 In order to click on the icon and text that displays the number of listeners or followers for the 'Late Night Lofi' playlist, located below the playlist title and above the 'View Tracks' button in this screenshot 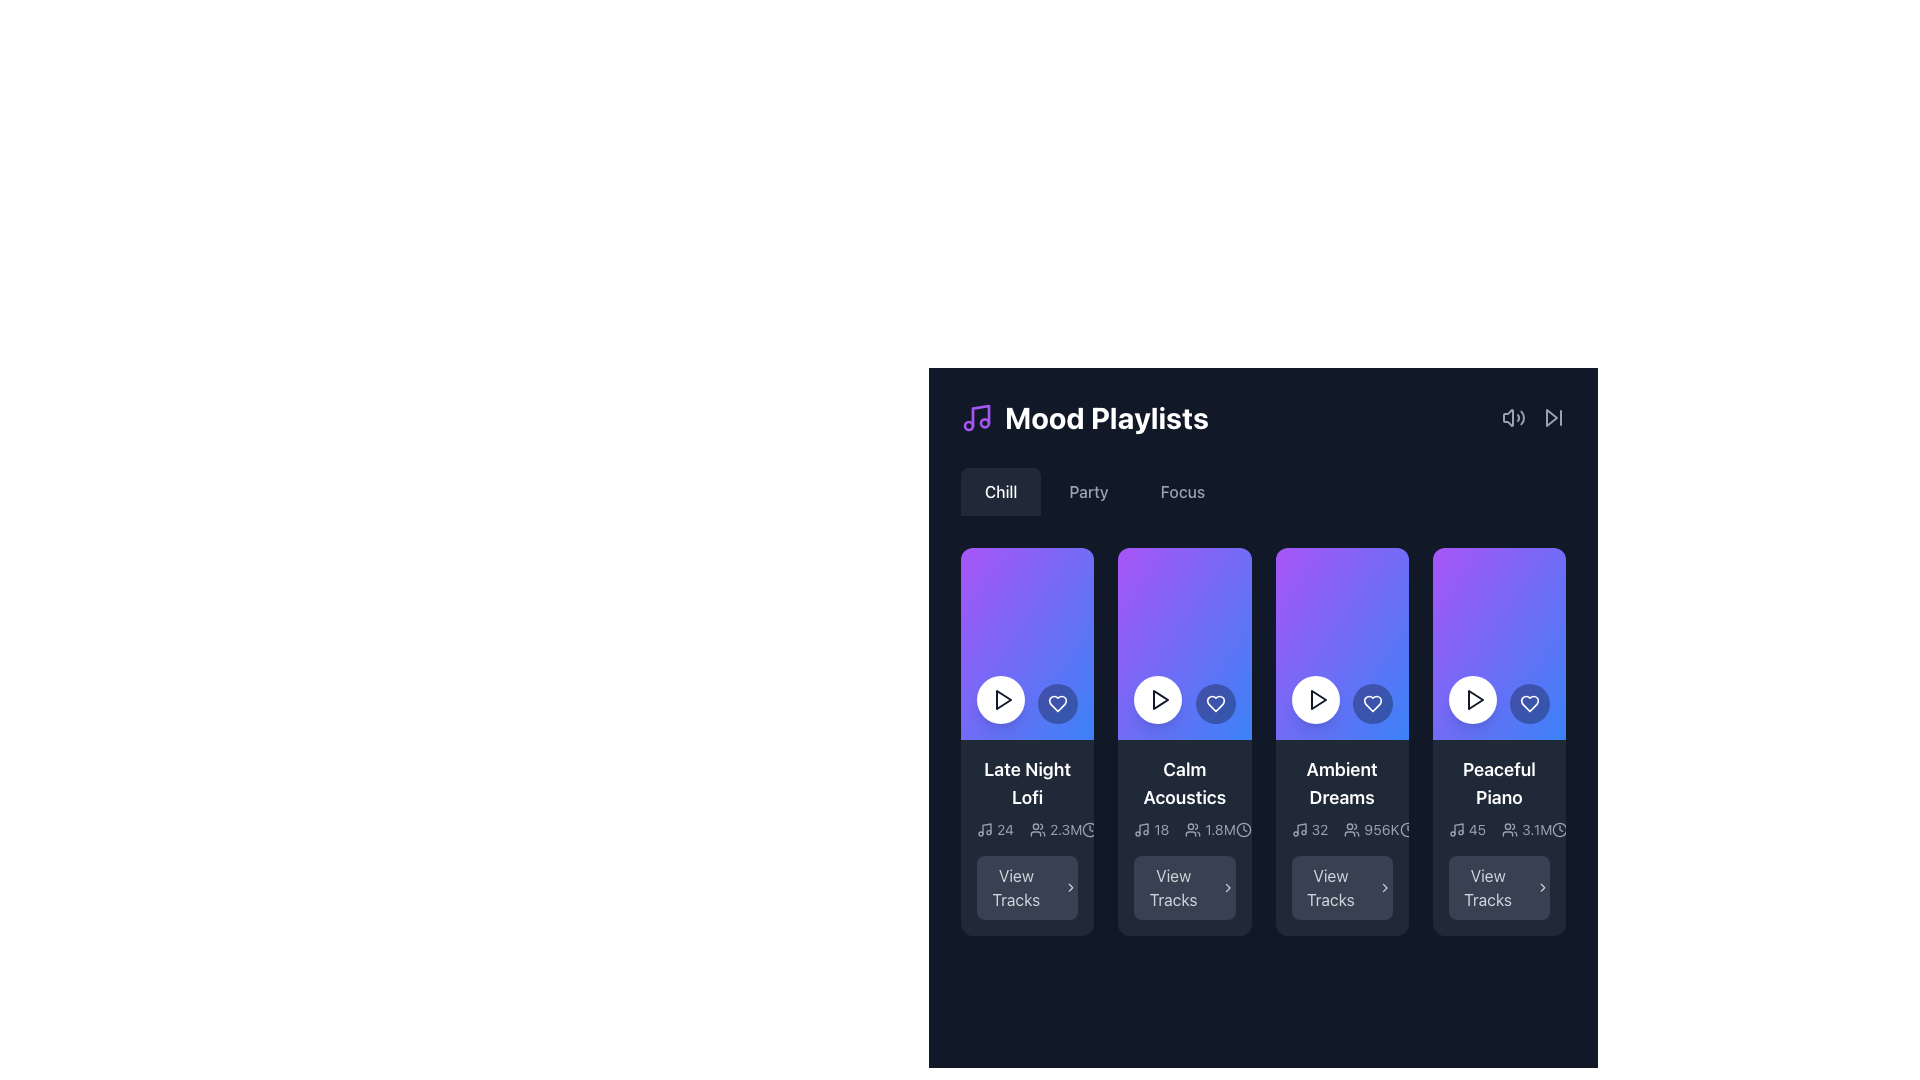, I will do `click(1027, 829)`.